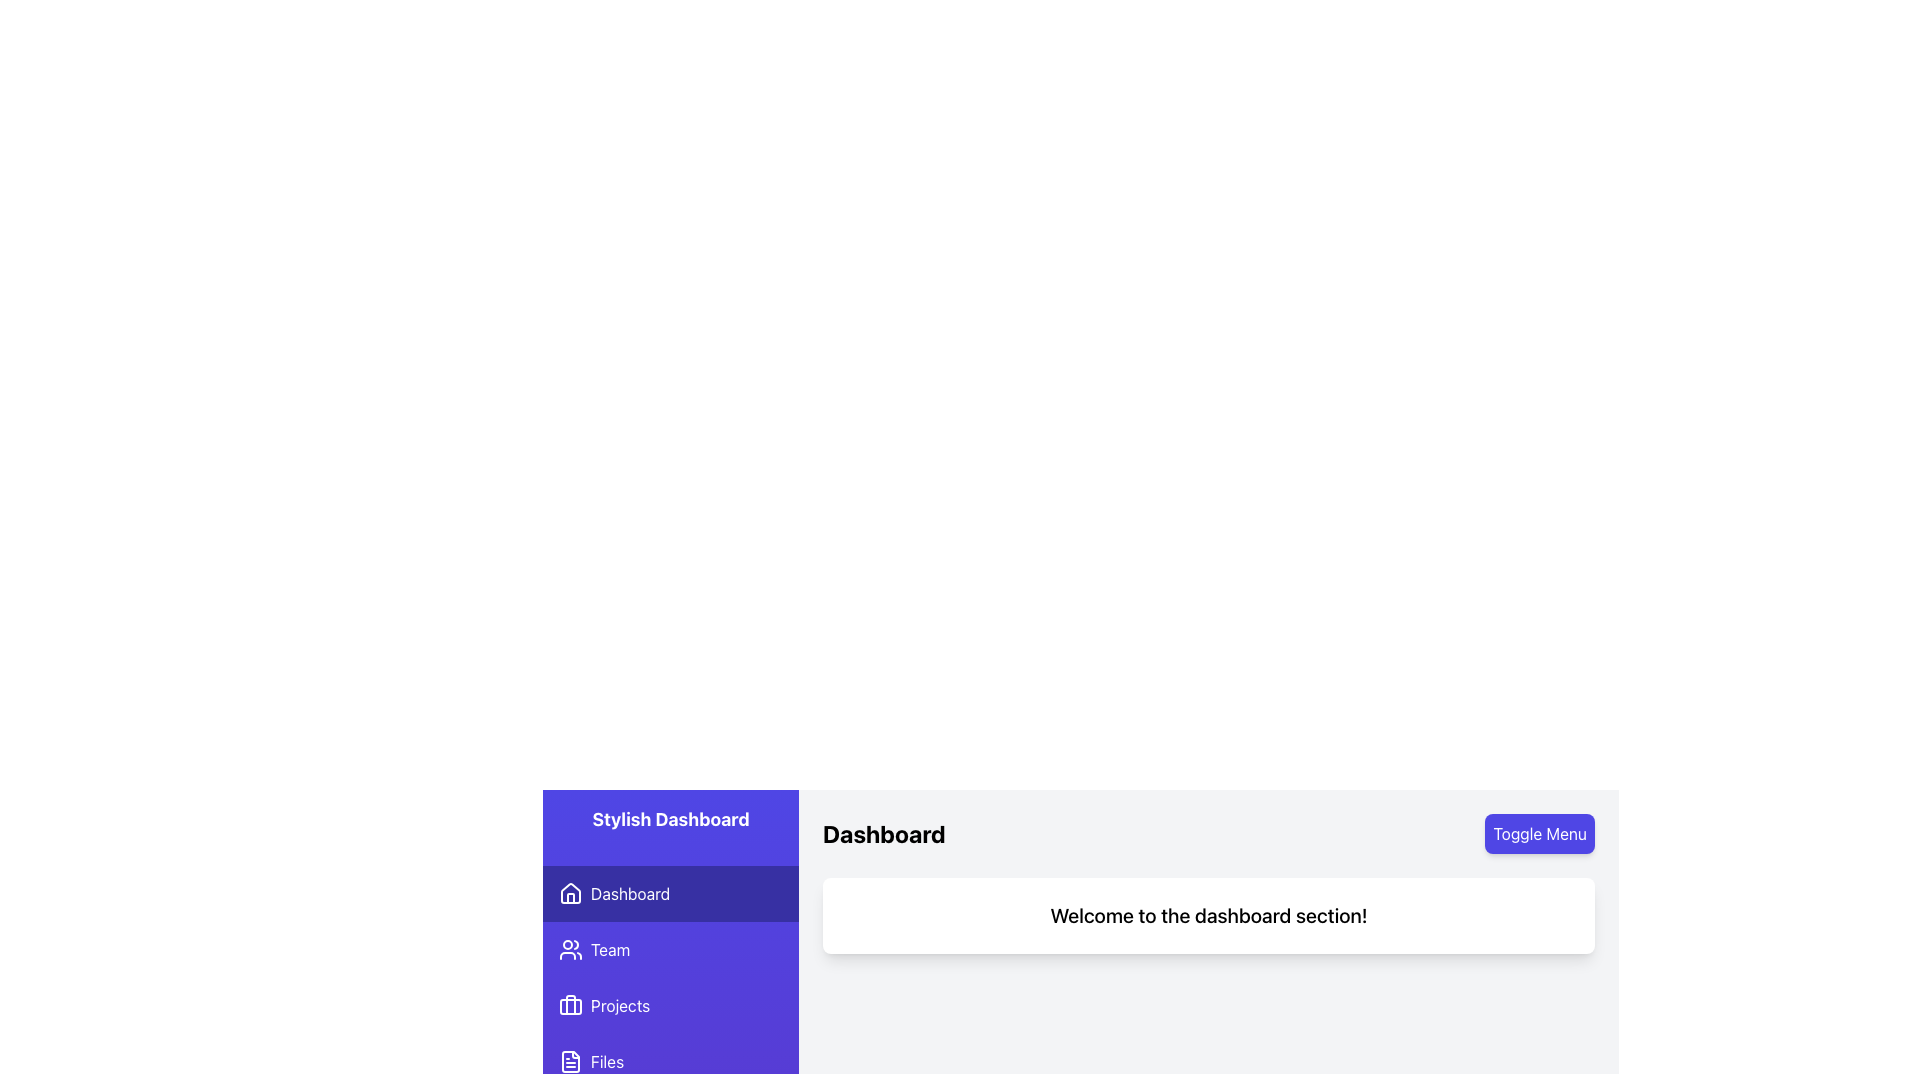  I want to click on the 'Projects' icon in the navigation menu, so click(570, 1006).